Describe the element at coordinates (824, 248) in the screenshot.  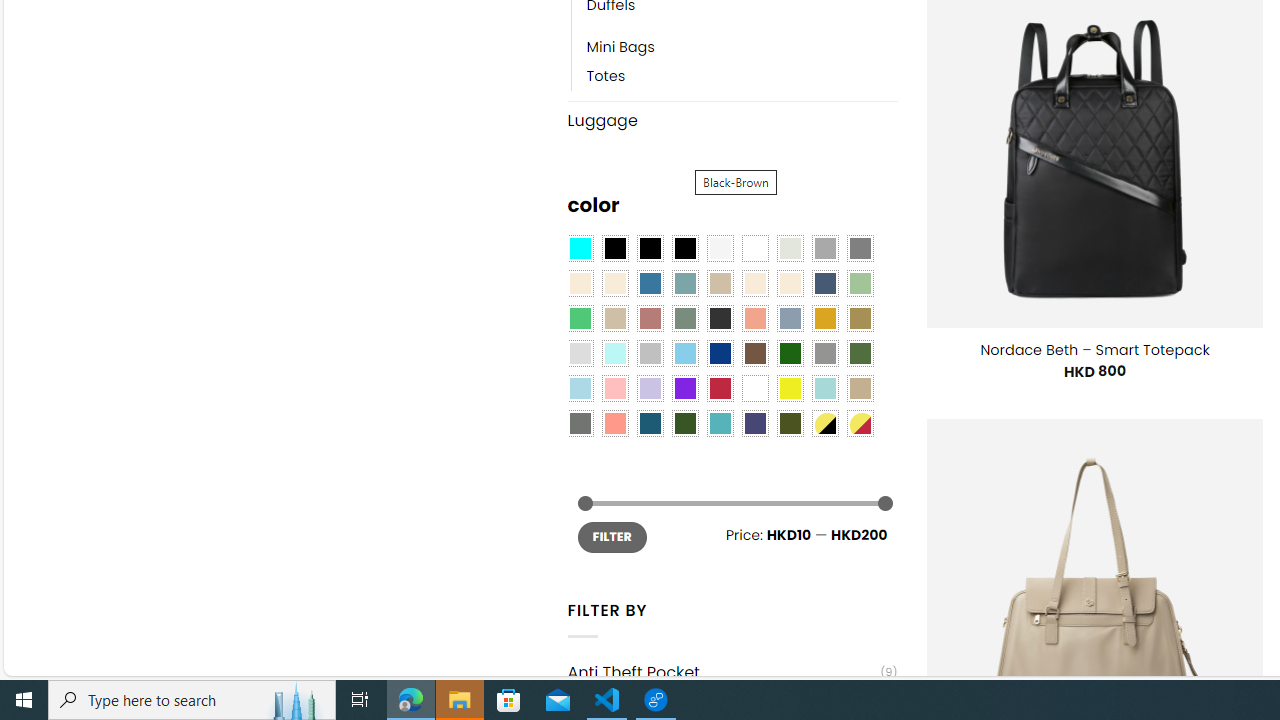
I see `'Dark Gray'` at that location.